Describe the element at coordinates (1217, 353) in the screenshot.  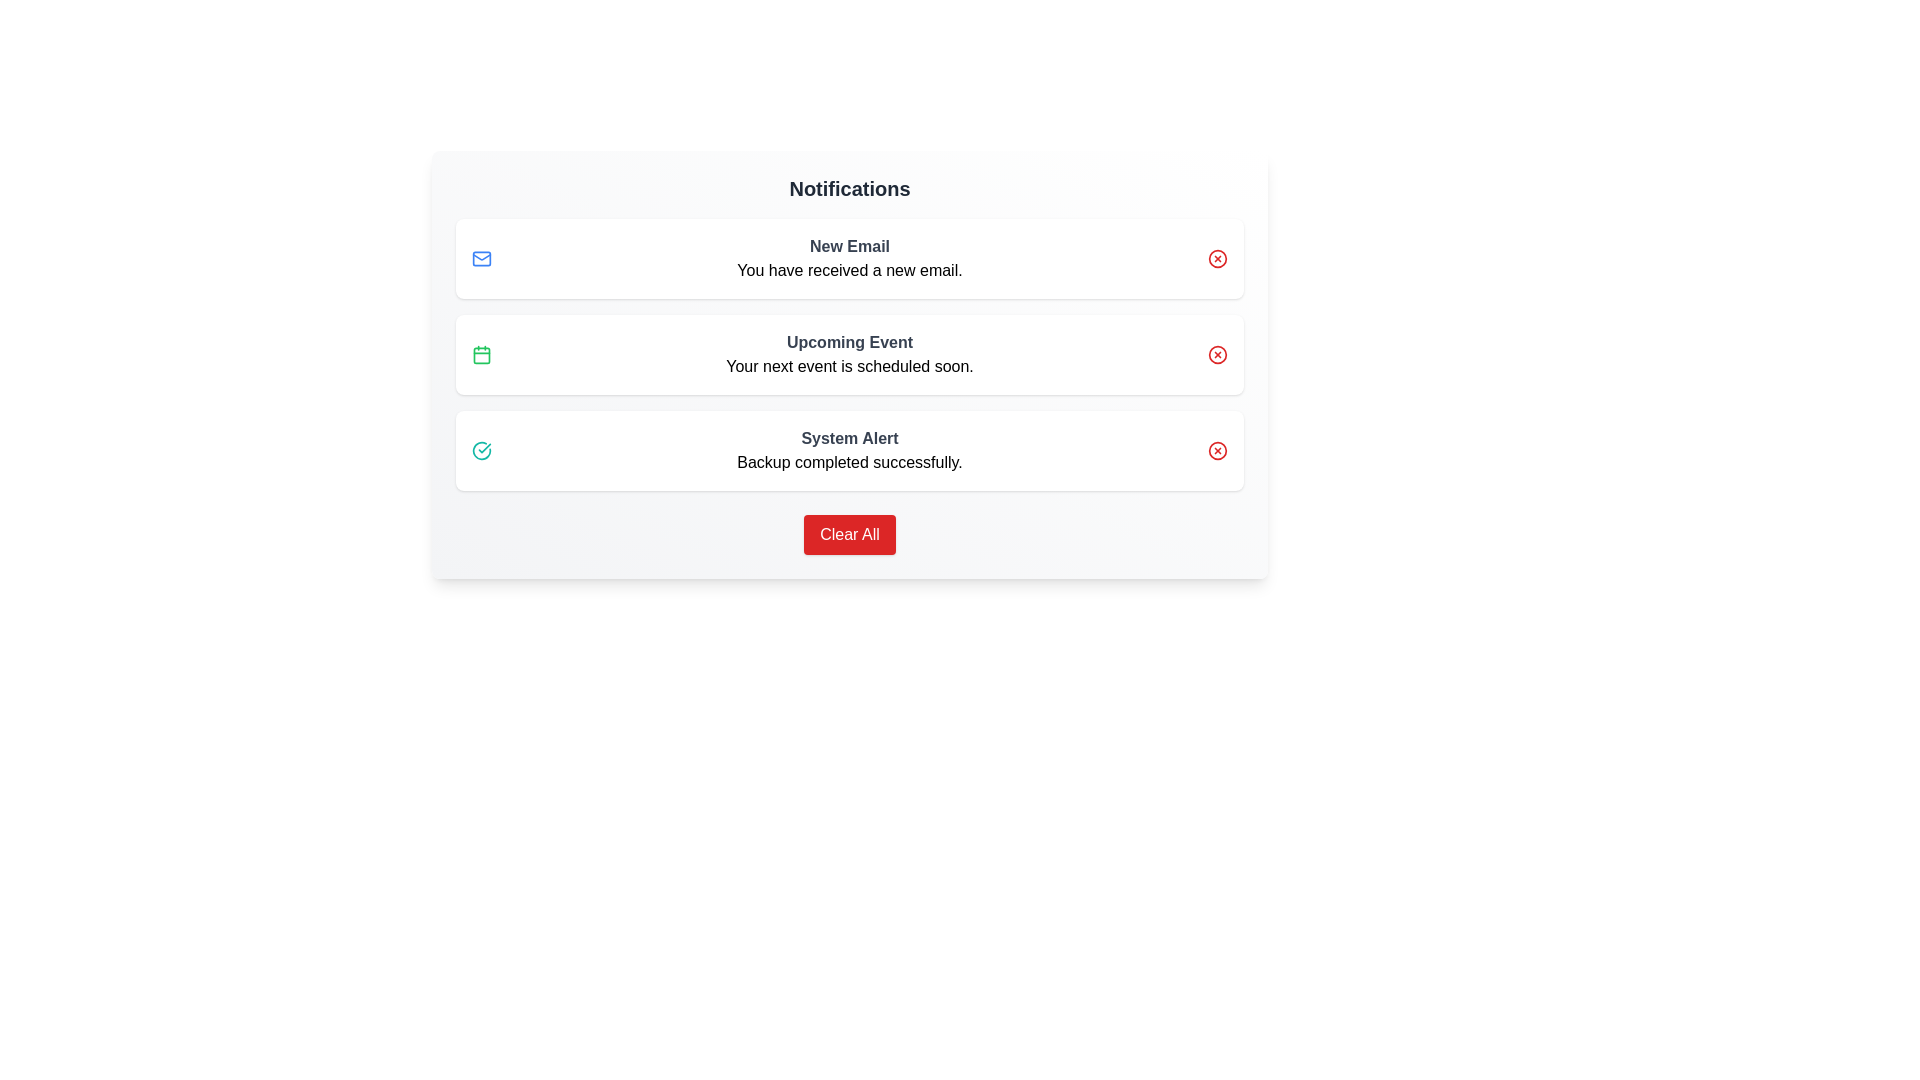
I see `the delete button located at the far right end of the notification card displaying 'Upcoming Event: Your next event is scheduled soon.'` at that location.